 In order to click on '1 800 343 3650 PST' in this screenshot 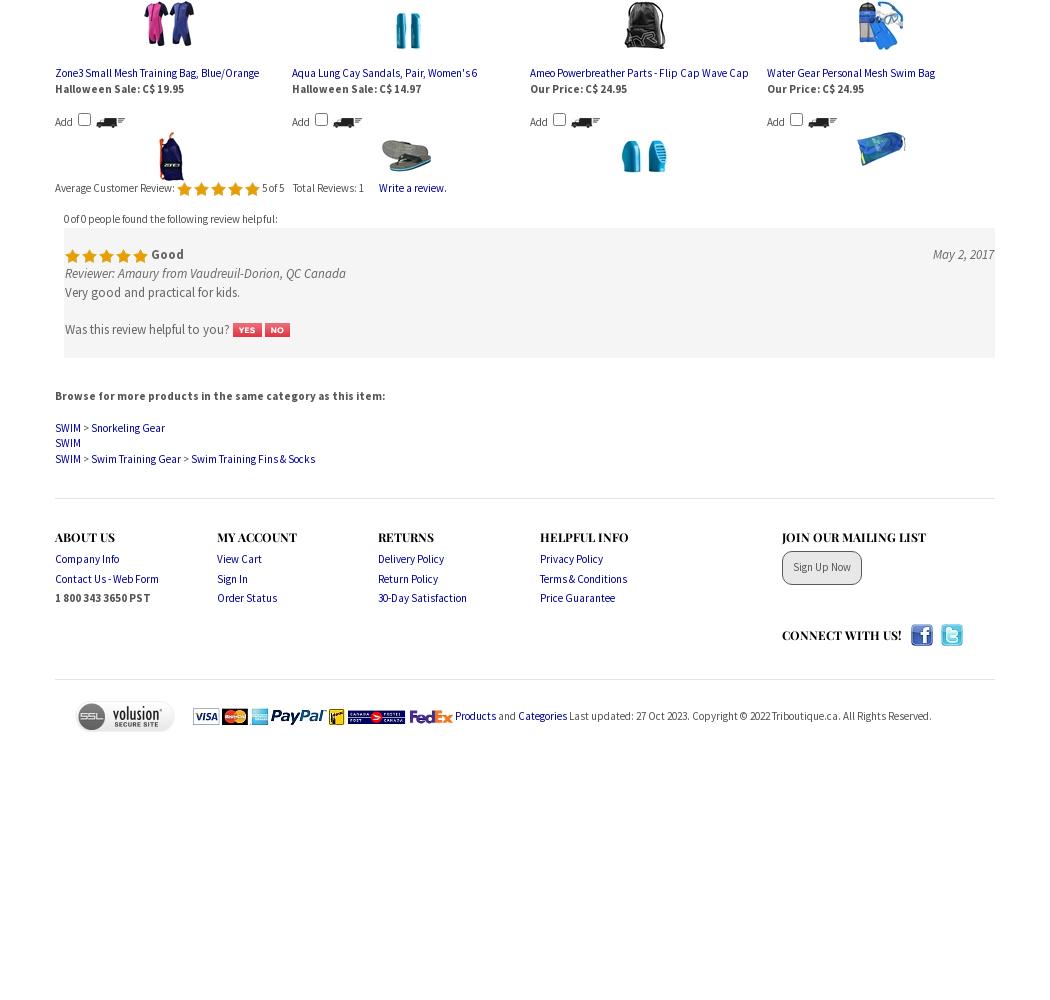, I will do `click(54, 597)`.